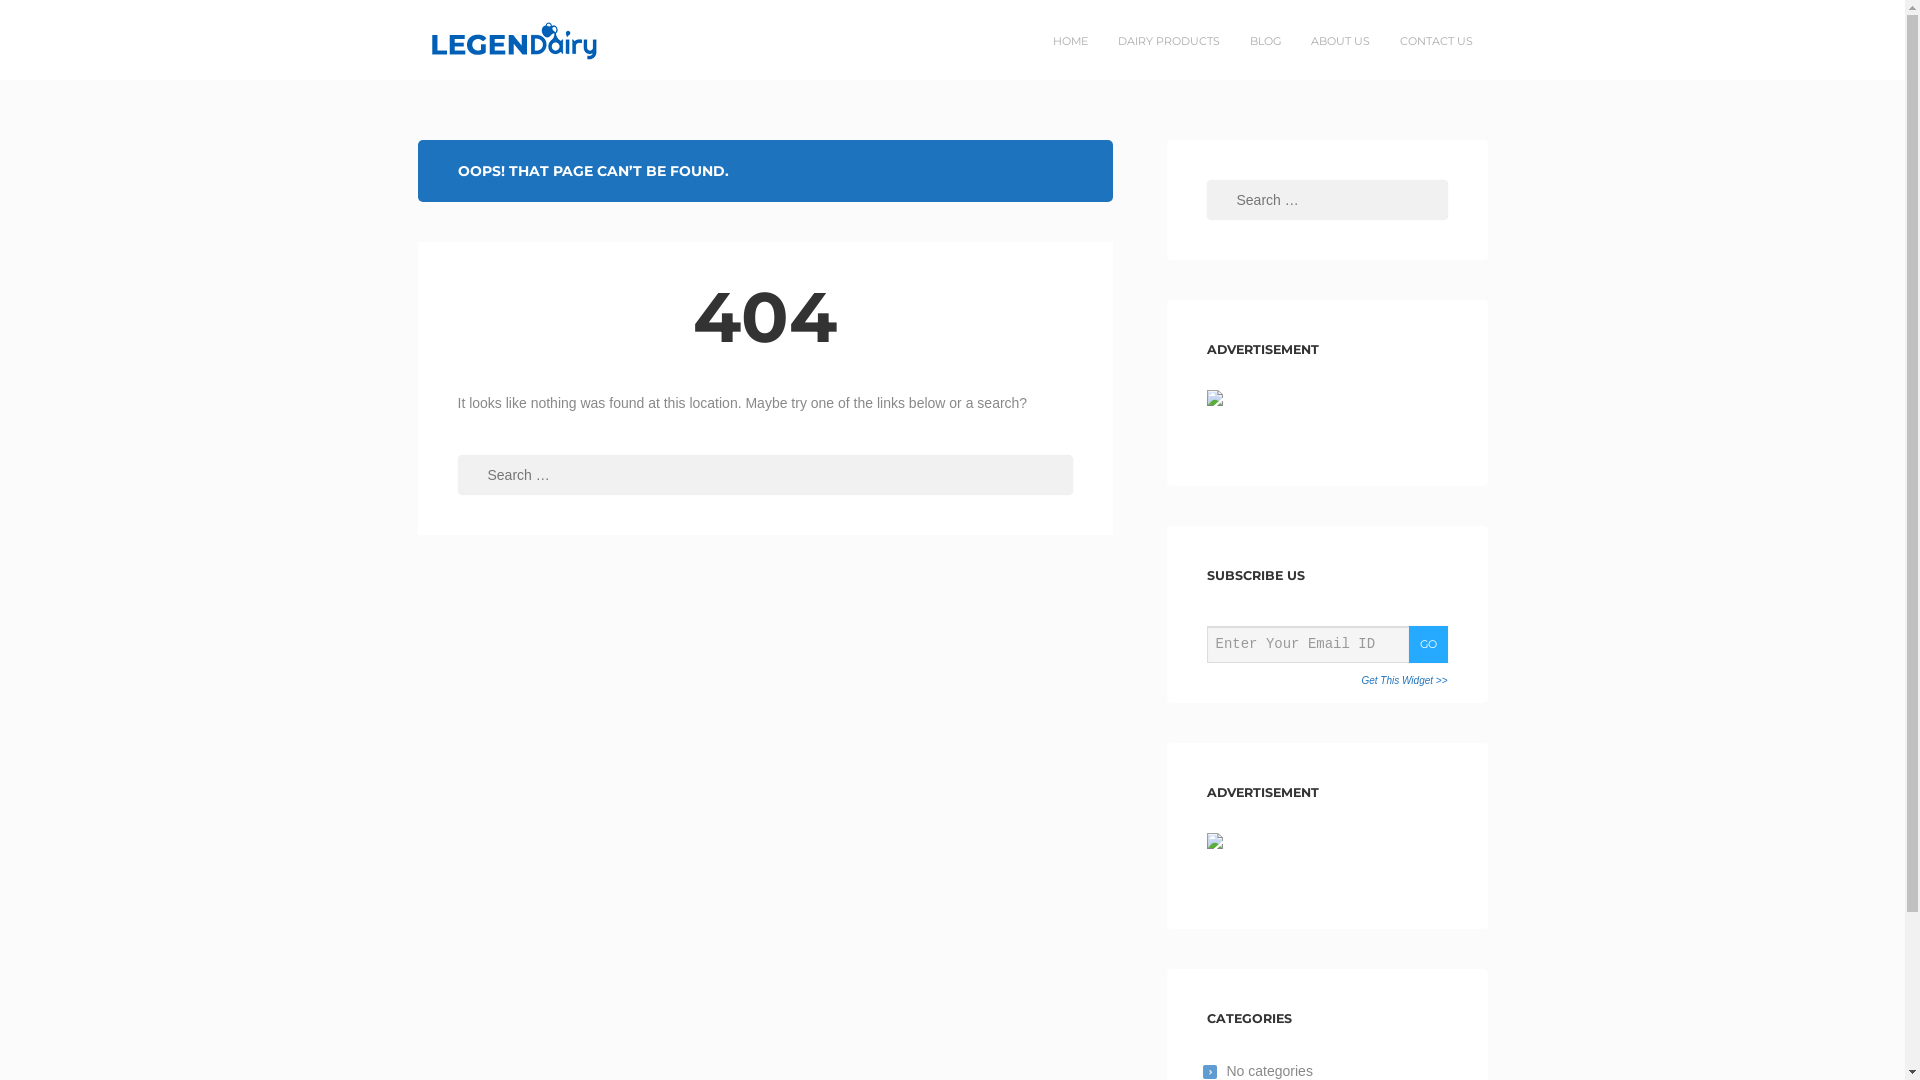 The width and height of the screenshot is (1920, 1080). What do you see at coordinates (1434, 41) in the screenshot?
I see `'CONTACT US'` at bounding box center [1434, 41].